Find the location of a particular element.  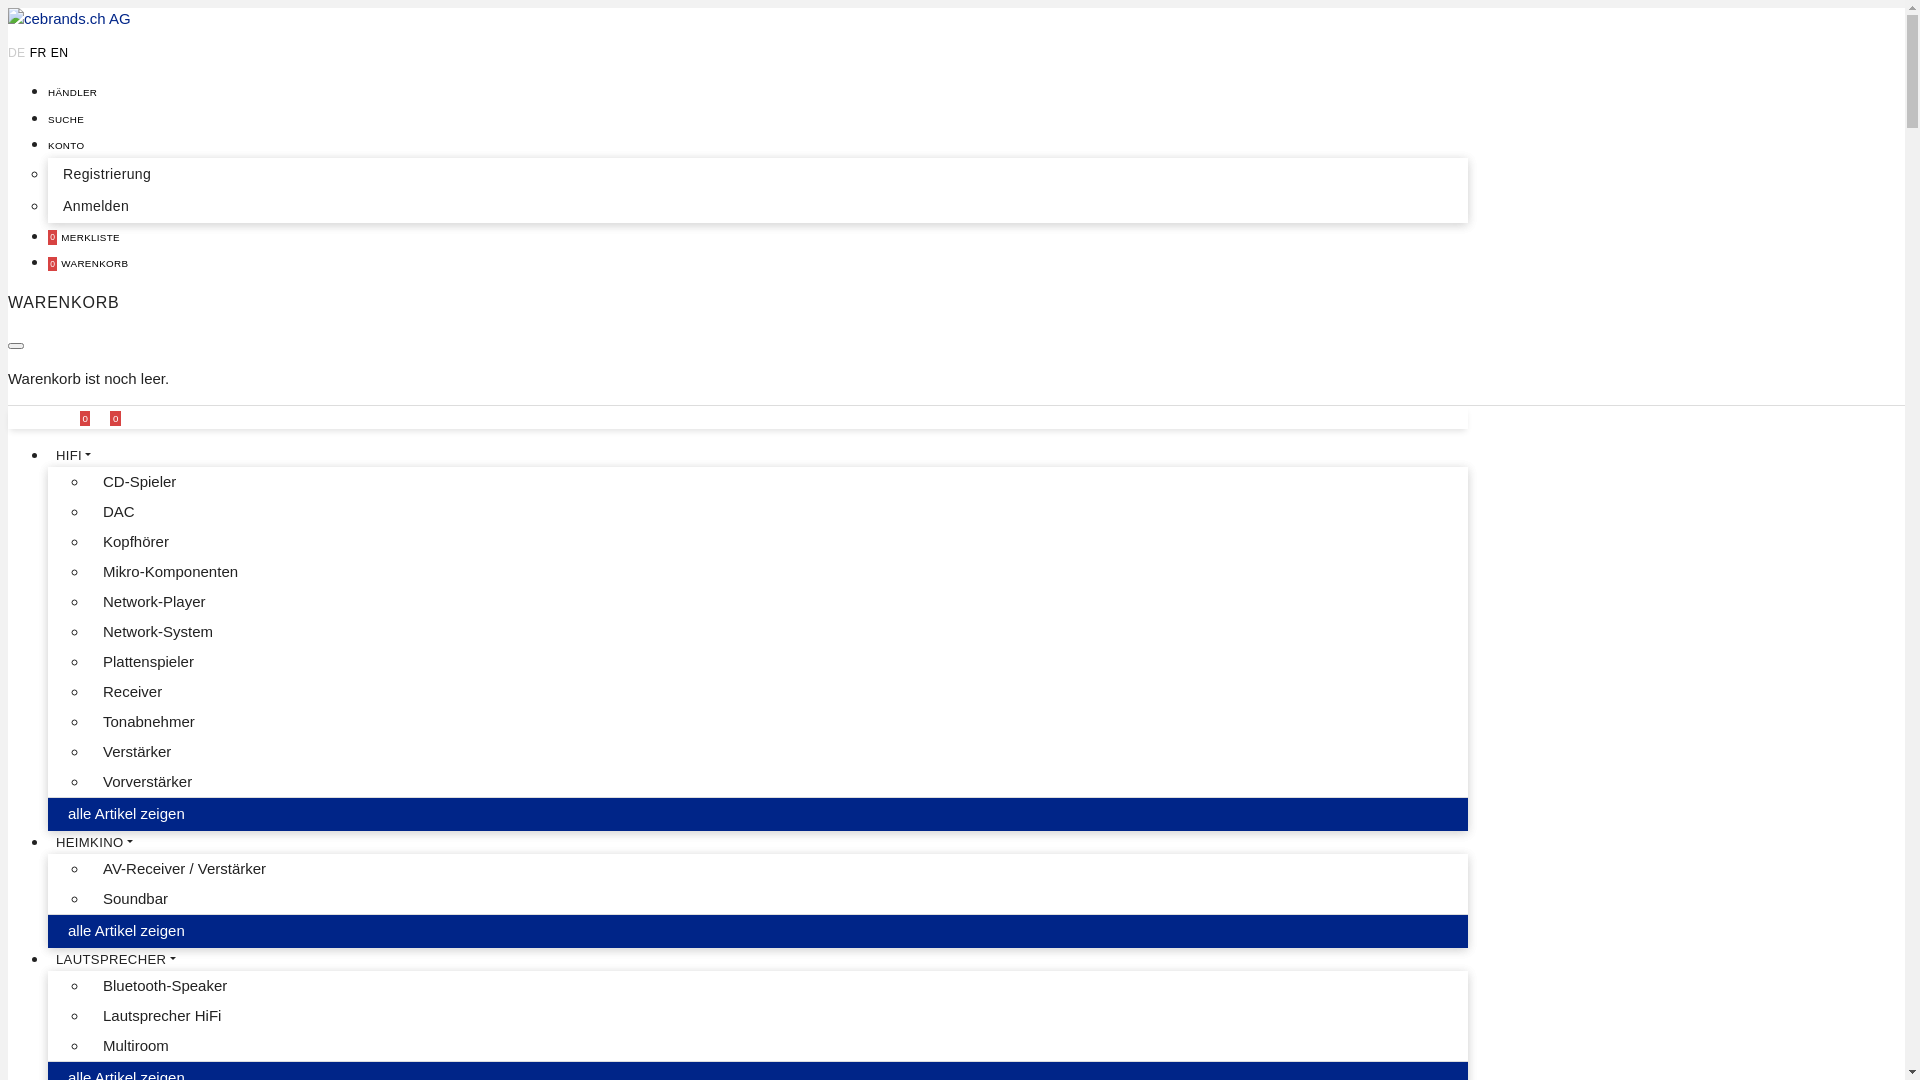

'0' is located at coordinates (85, 415).